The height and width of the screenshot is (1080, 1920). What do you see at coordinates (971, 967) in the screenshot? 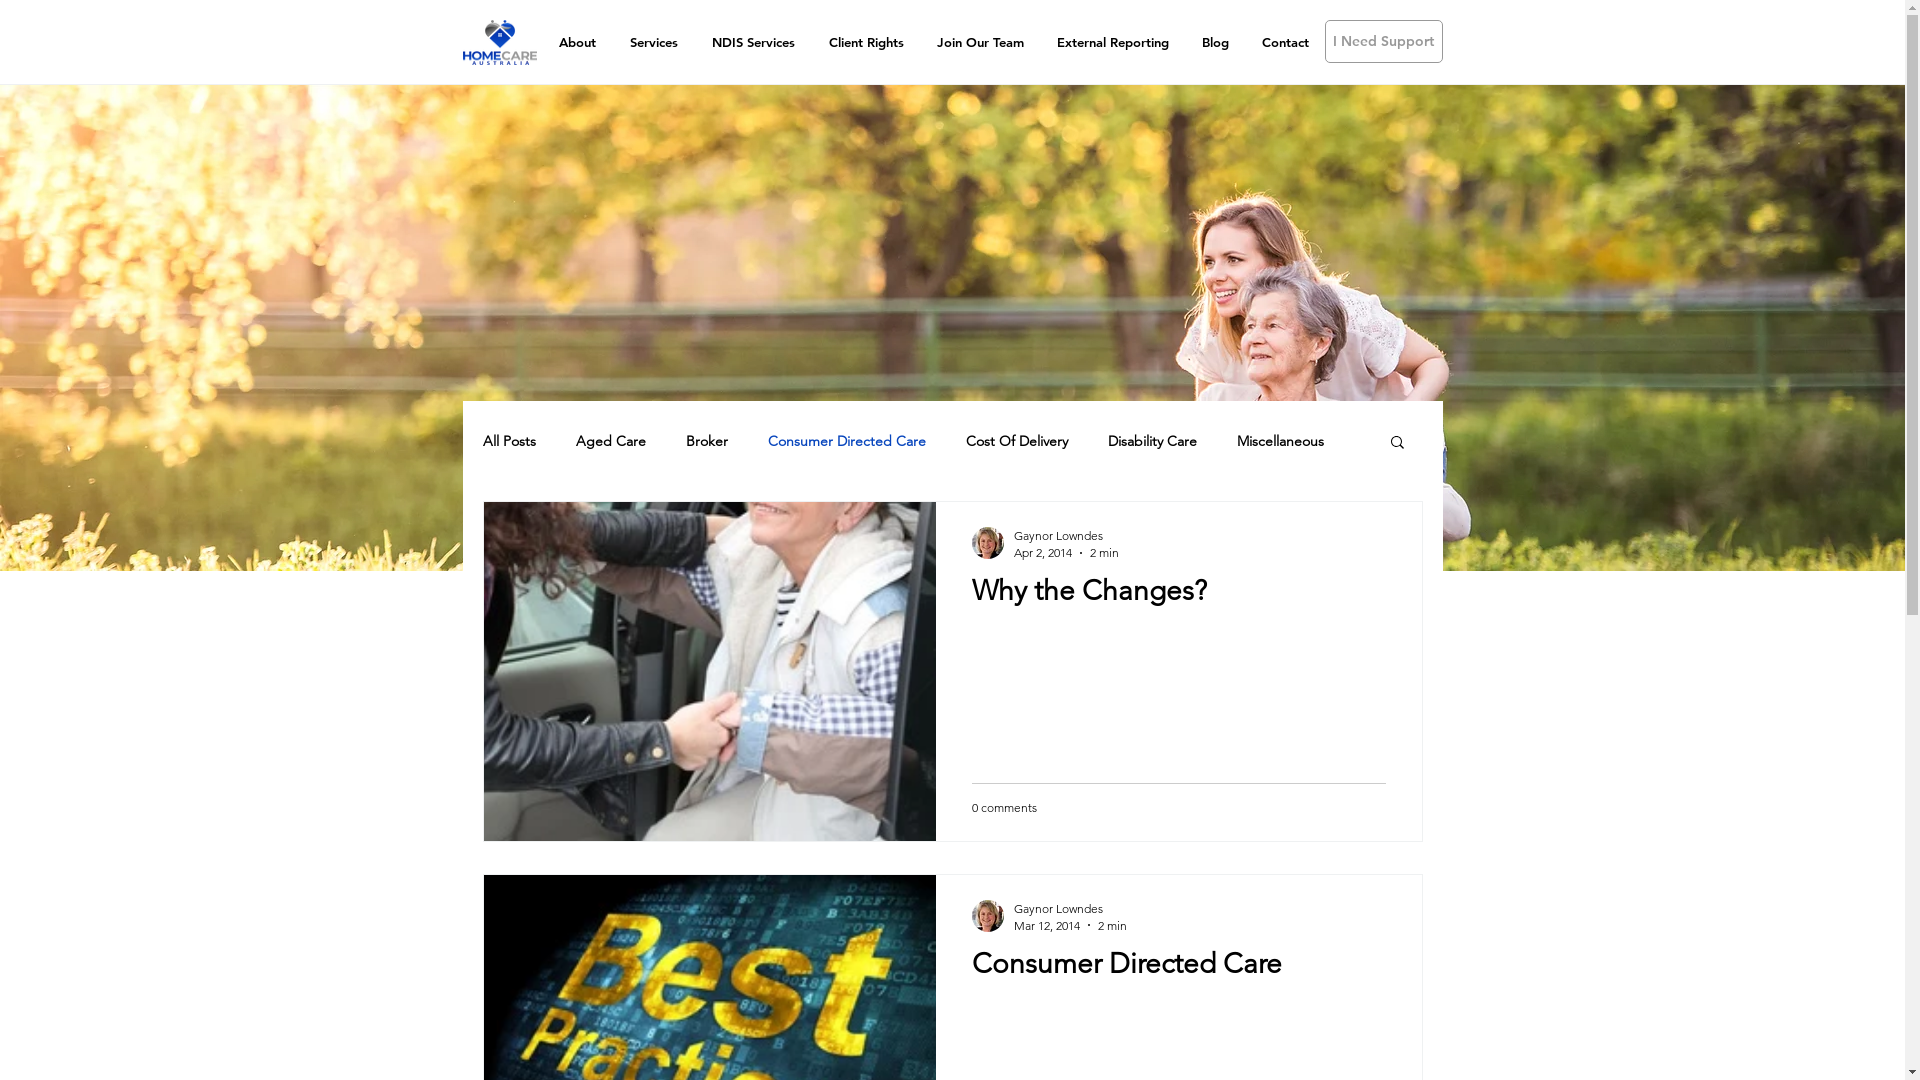
I see `'Consumer Directed Care'` at bounding box center [971, 967].